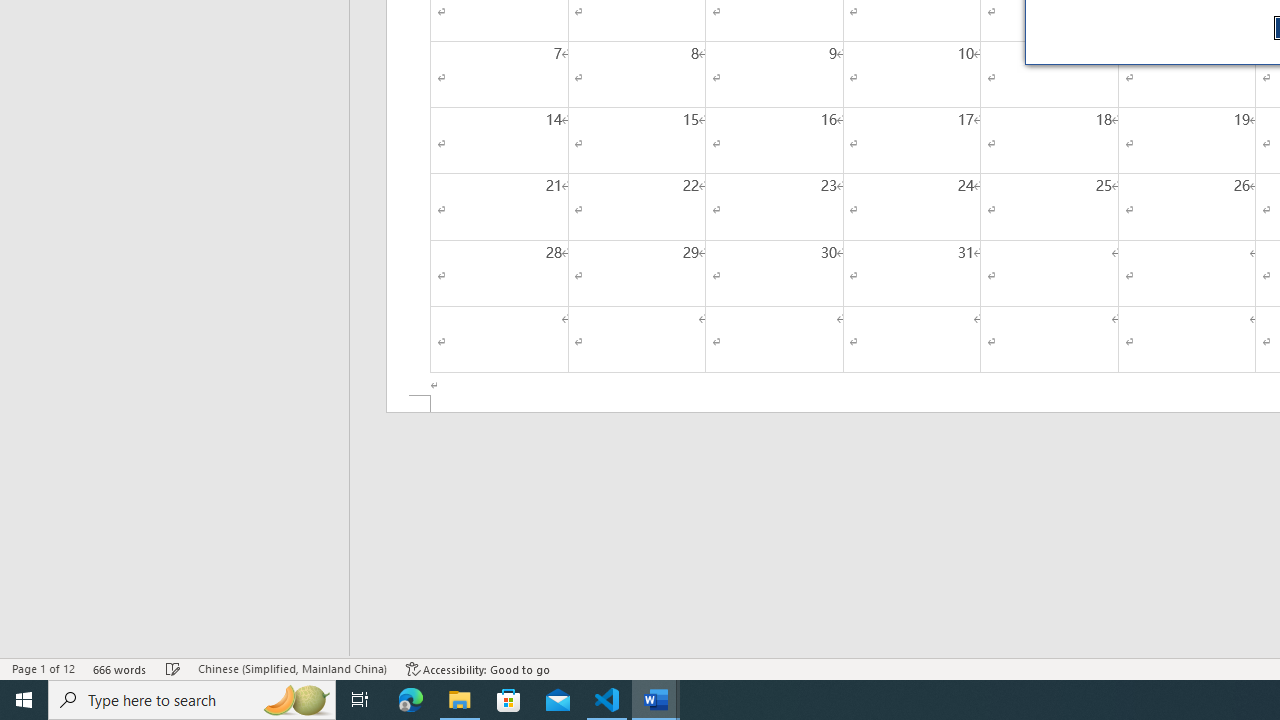  I want to click on 'Task View', so click(359, 698).